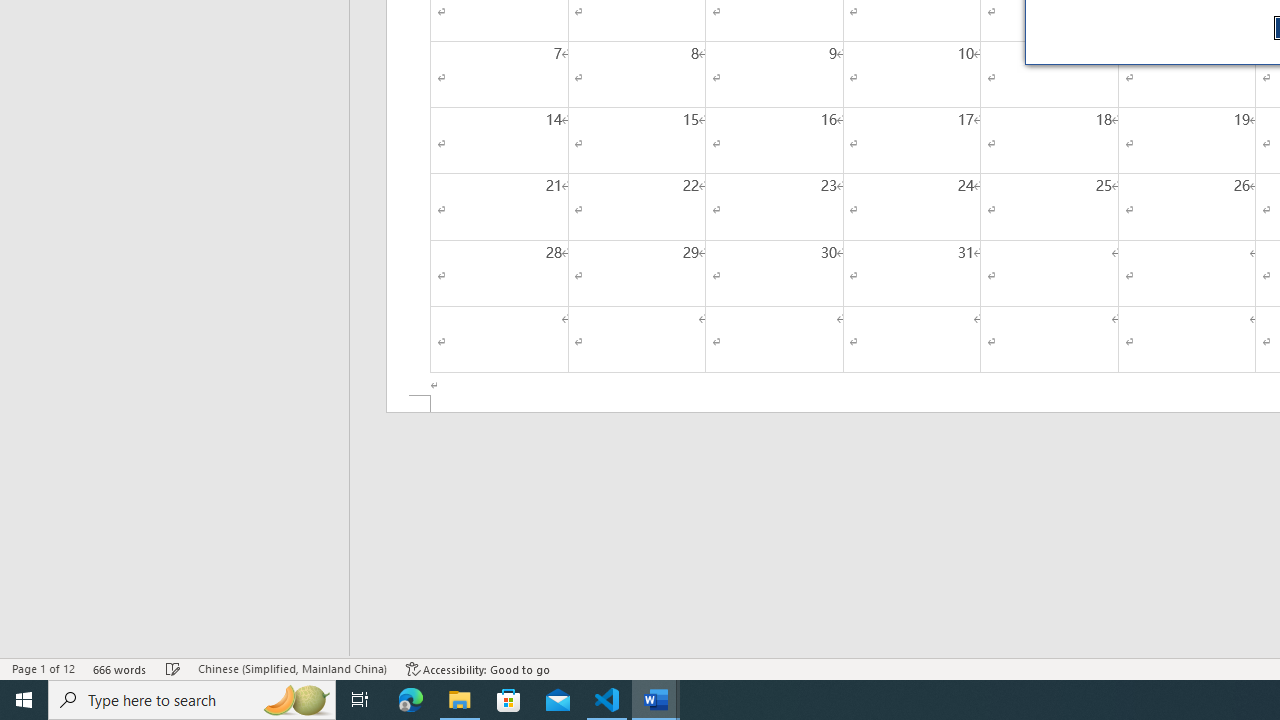  I want to click on 'Task View', so click(359, 698).